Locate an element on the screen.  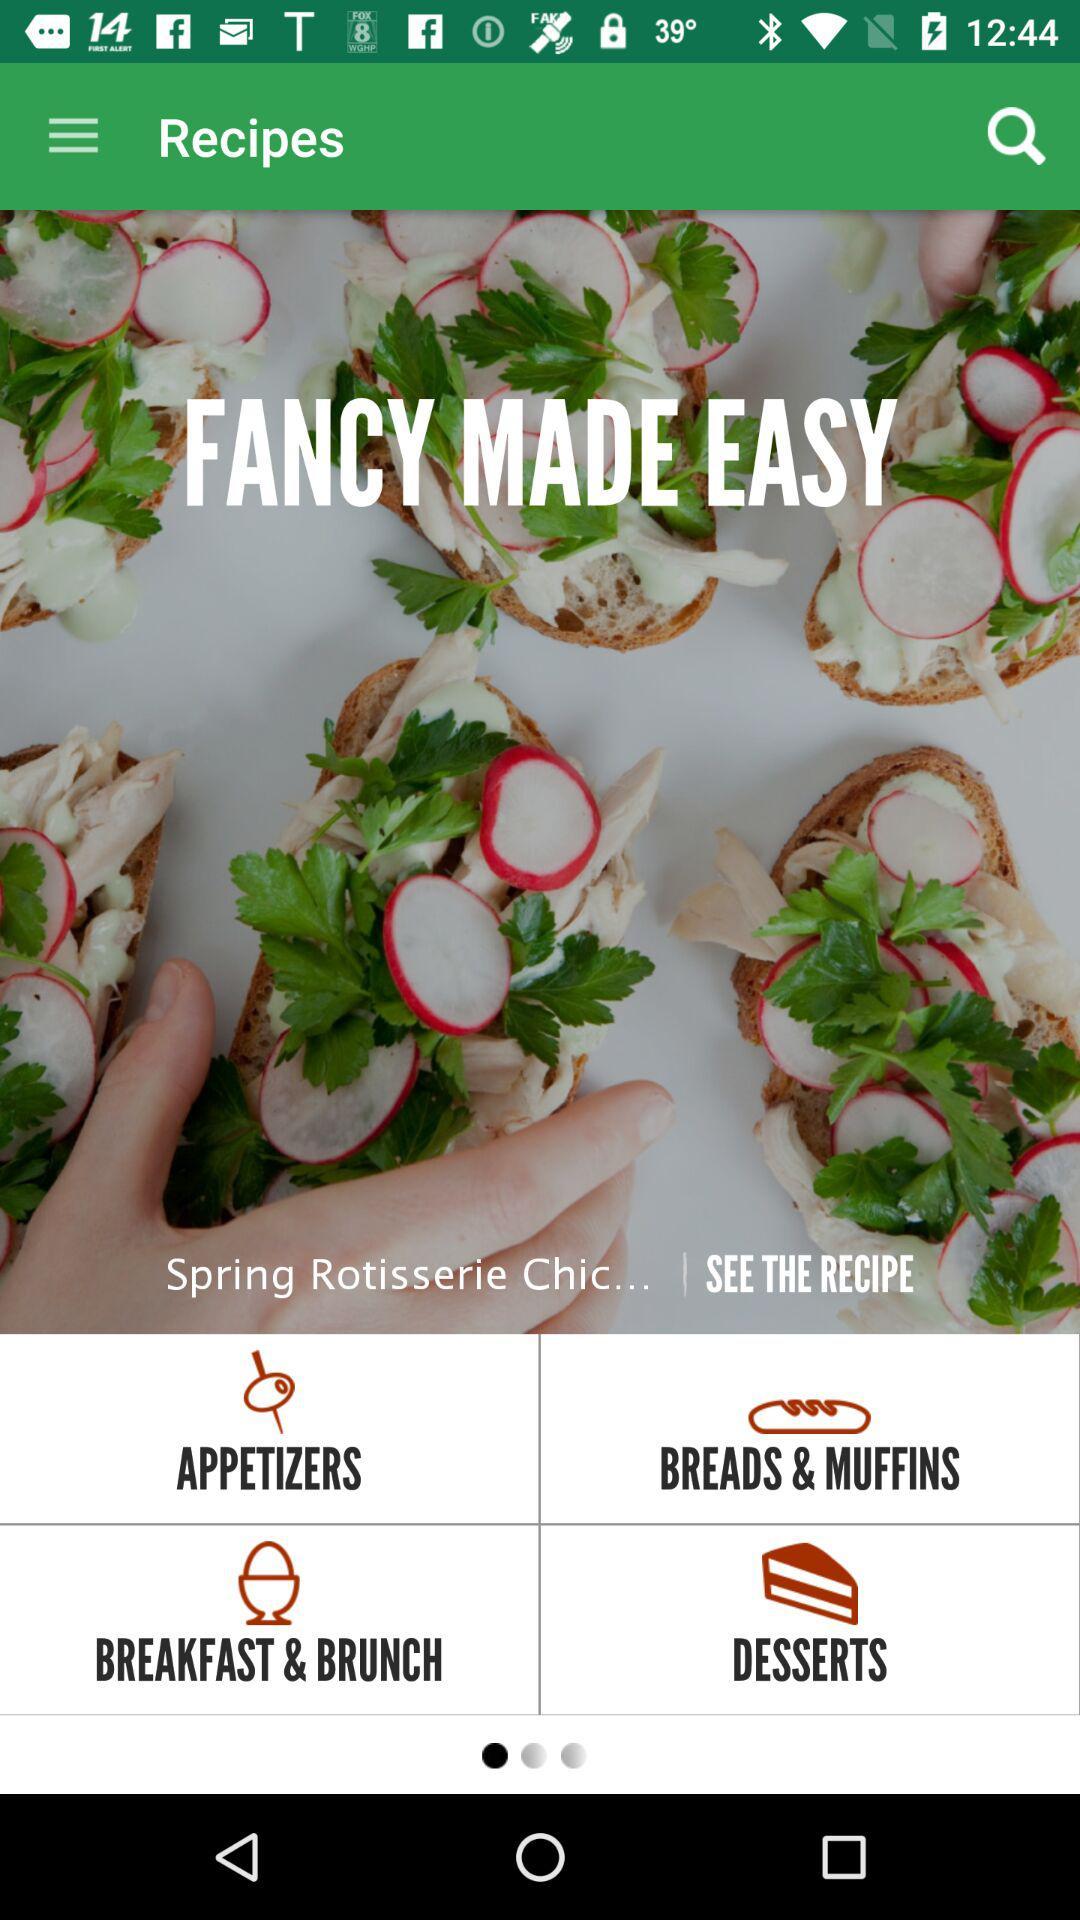
item next to the recipes app is located at coordinates (72, 135).